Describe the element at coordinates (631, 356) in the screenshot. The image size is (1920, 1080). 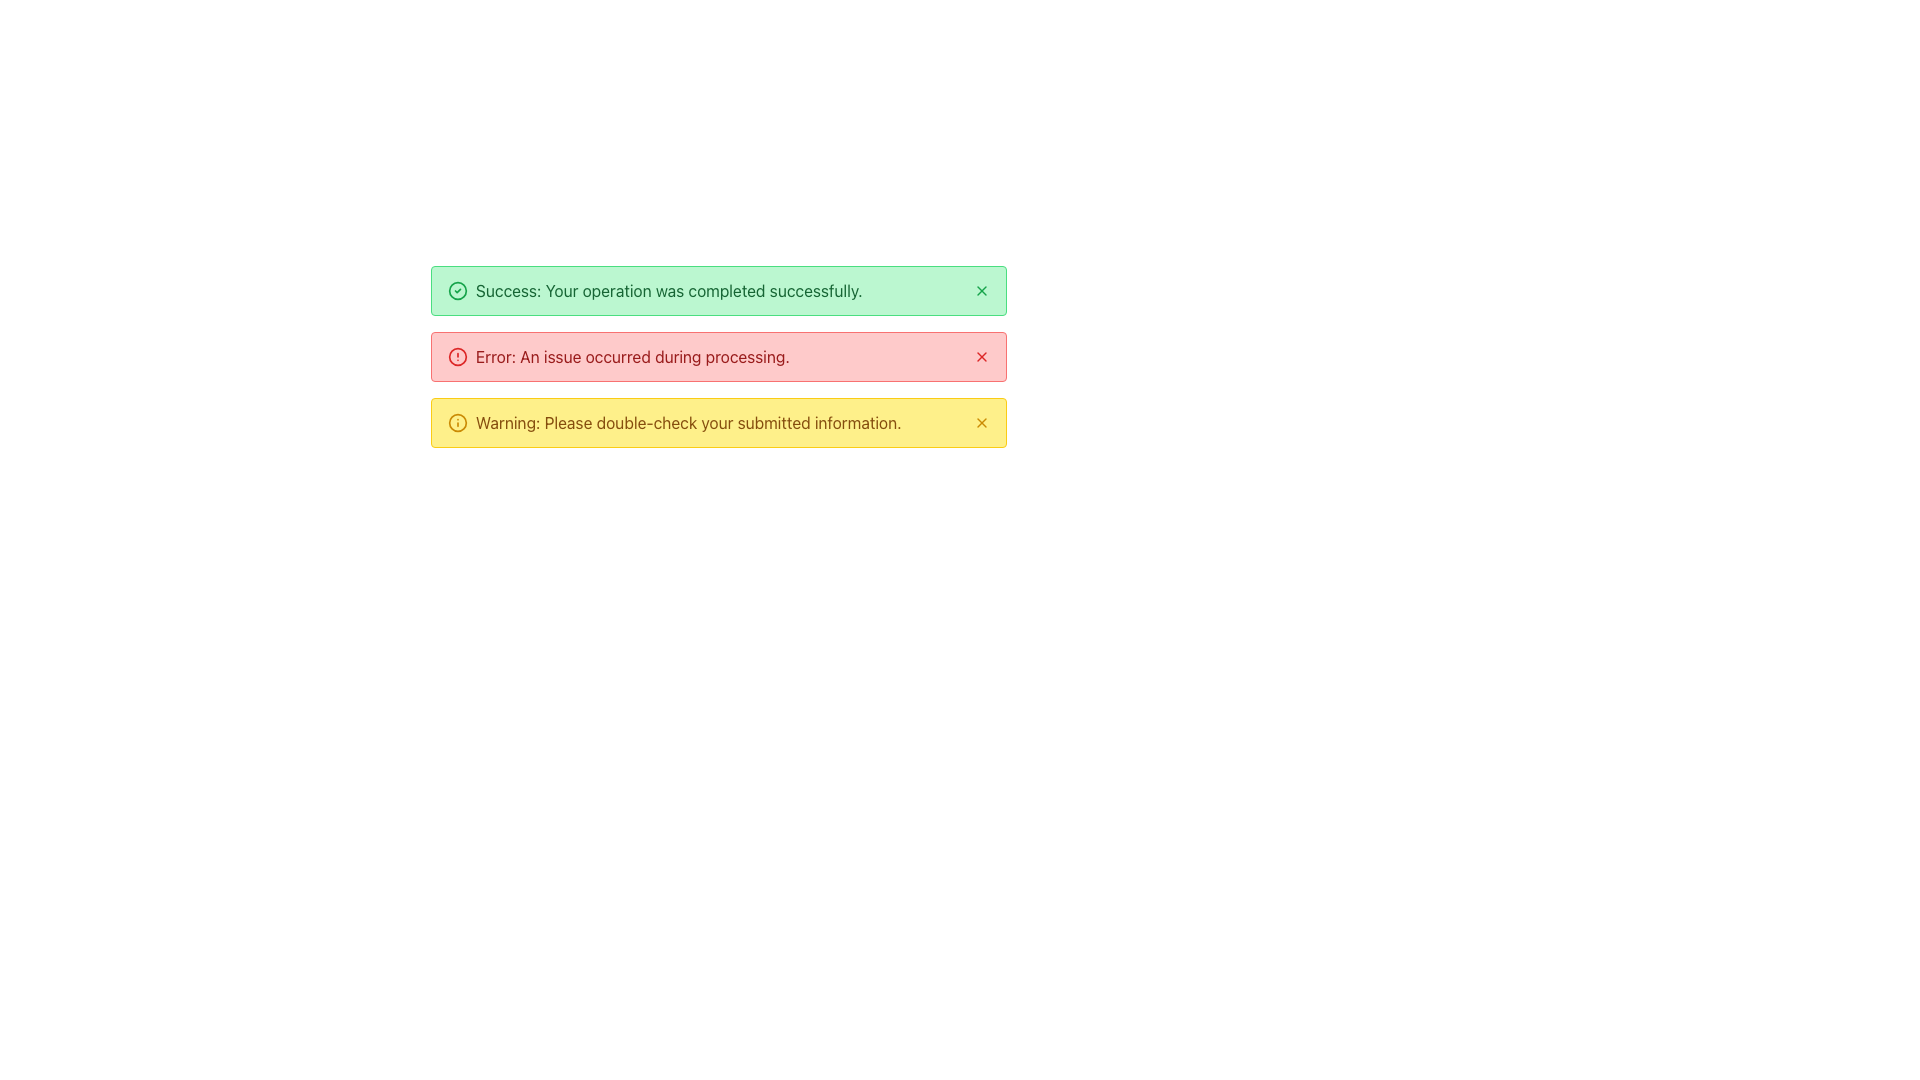
I see `the textual notification displaying 'Error: An issue occurred during processing.' within the red notification box, which is the second in the vertical stack of notifications` at that location.